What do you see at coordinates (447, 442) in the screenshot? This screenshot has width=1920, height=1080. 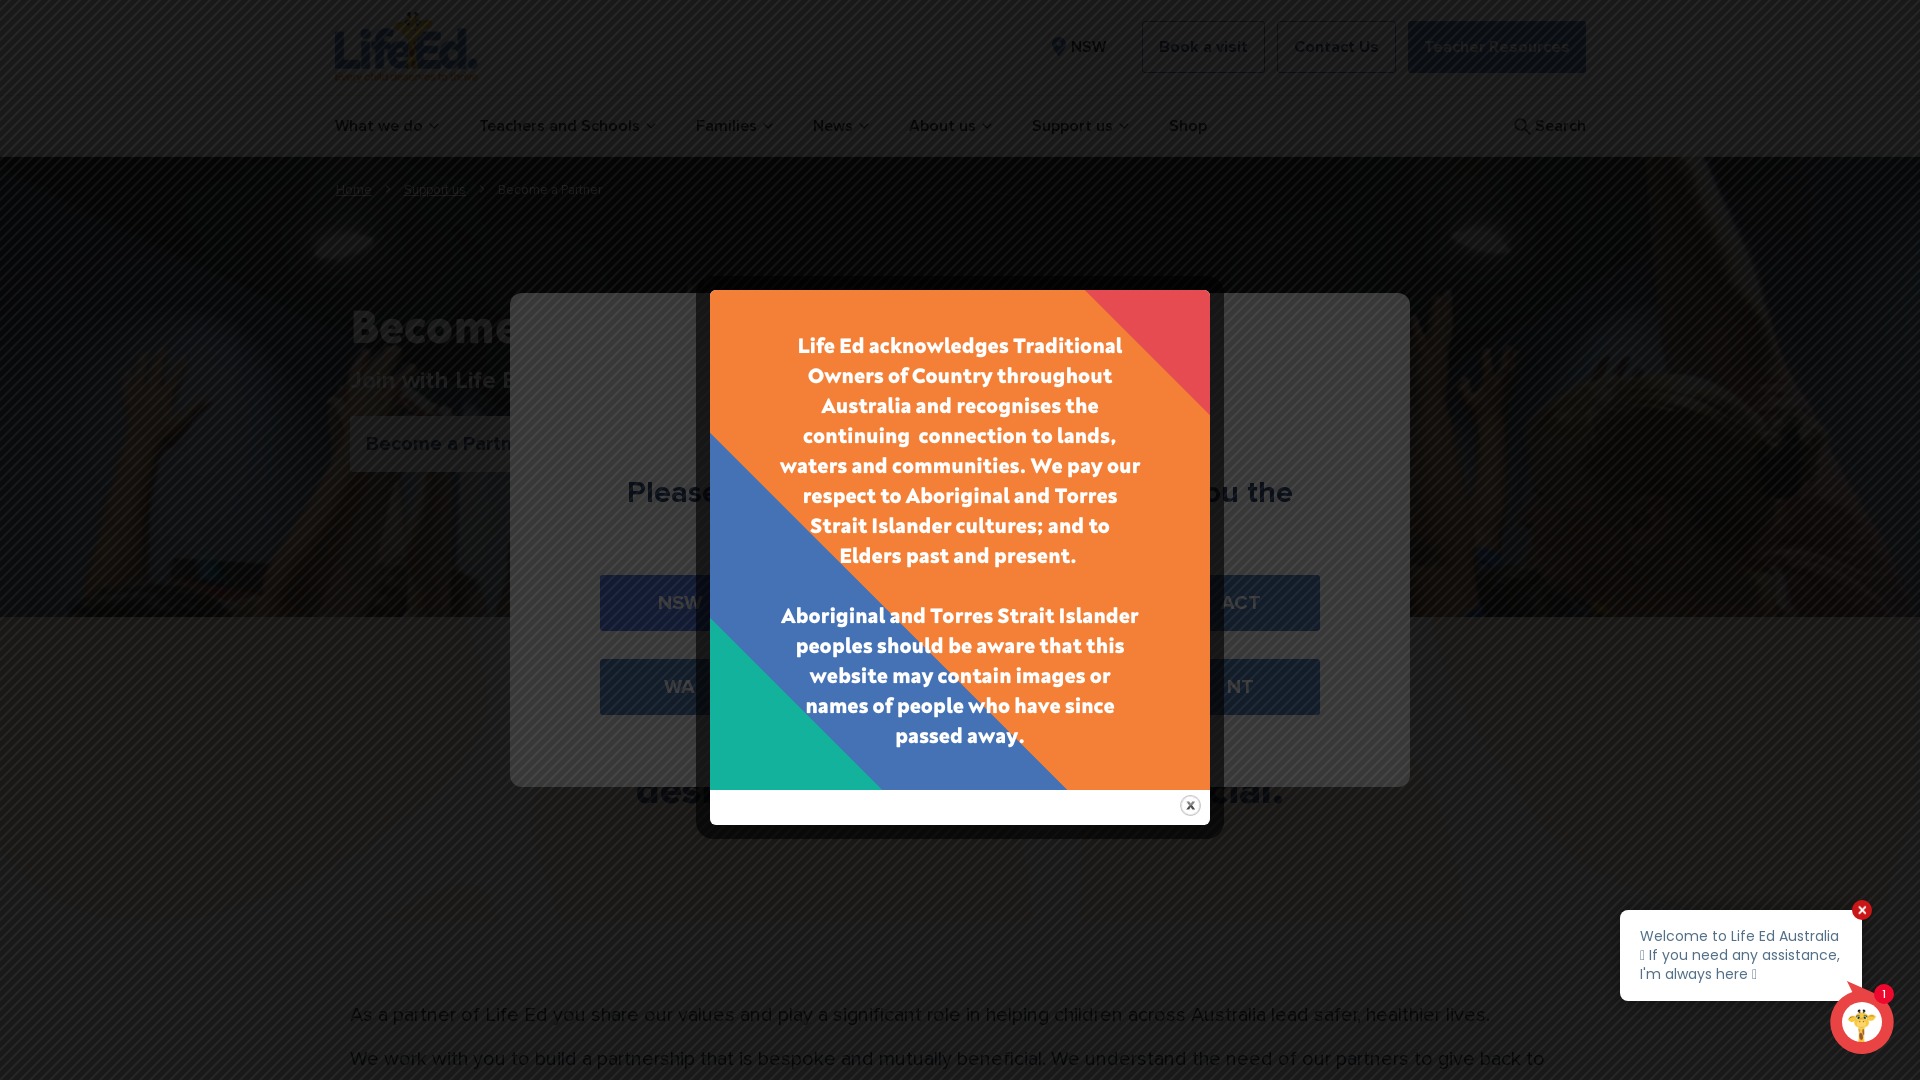 I see `'Become a Partner'` at bounding box center [447, 442].